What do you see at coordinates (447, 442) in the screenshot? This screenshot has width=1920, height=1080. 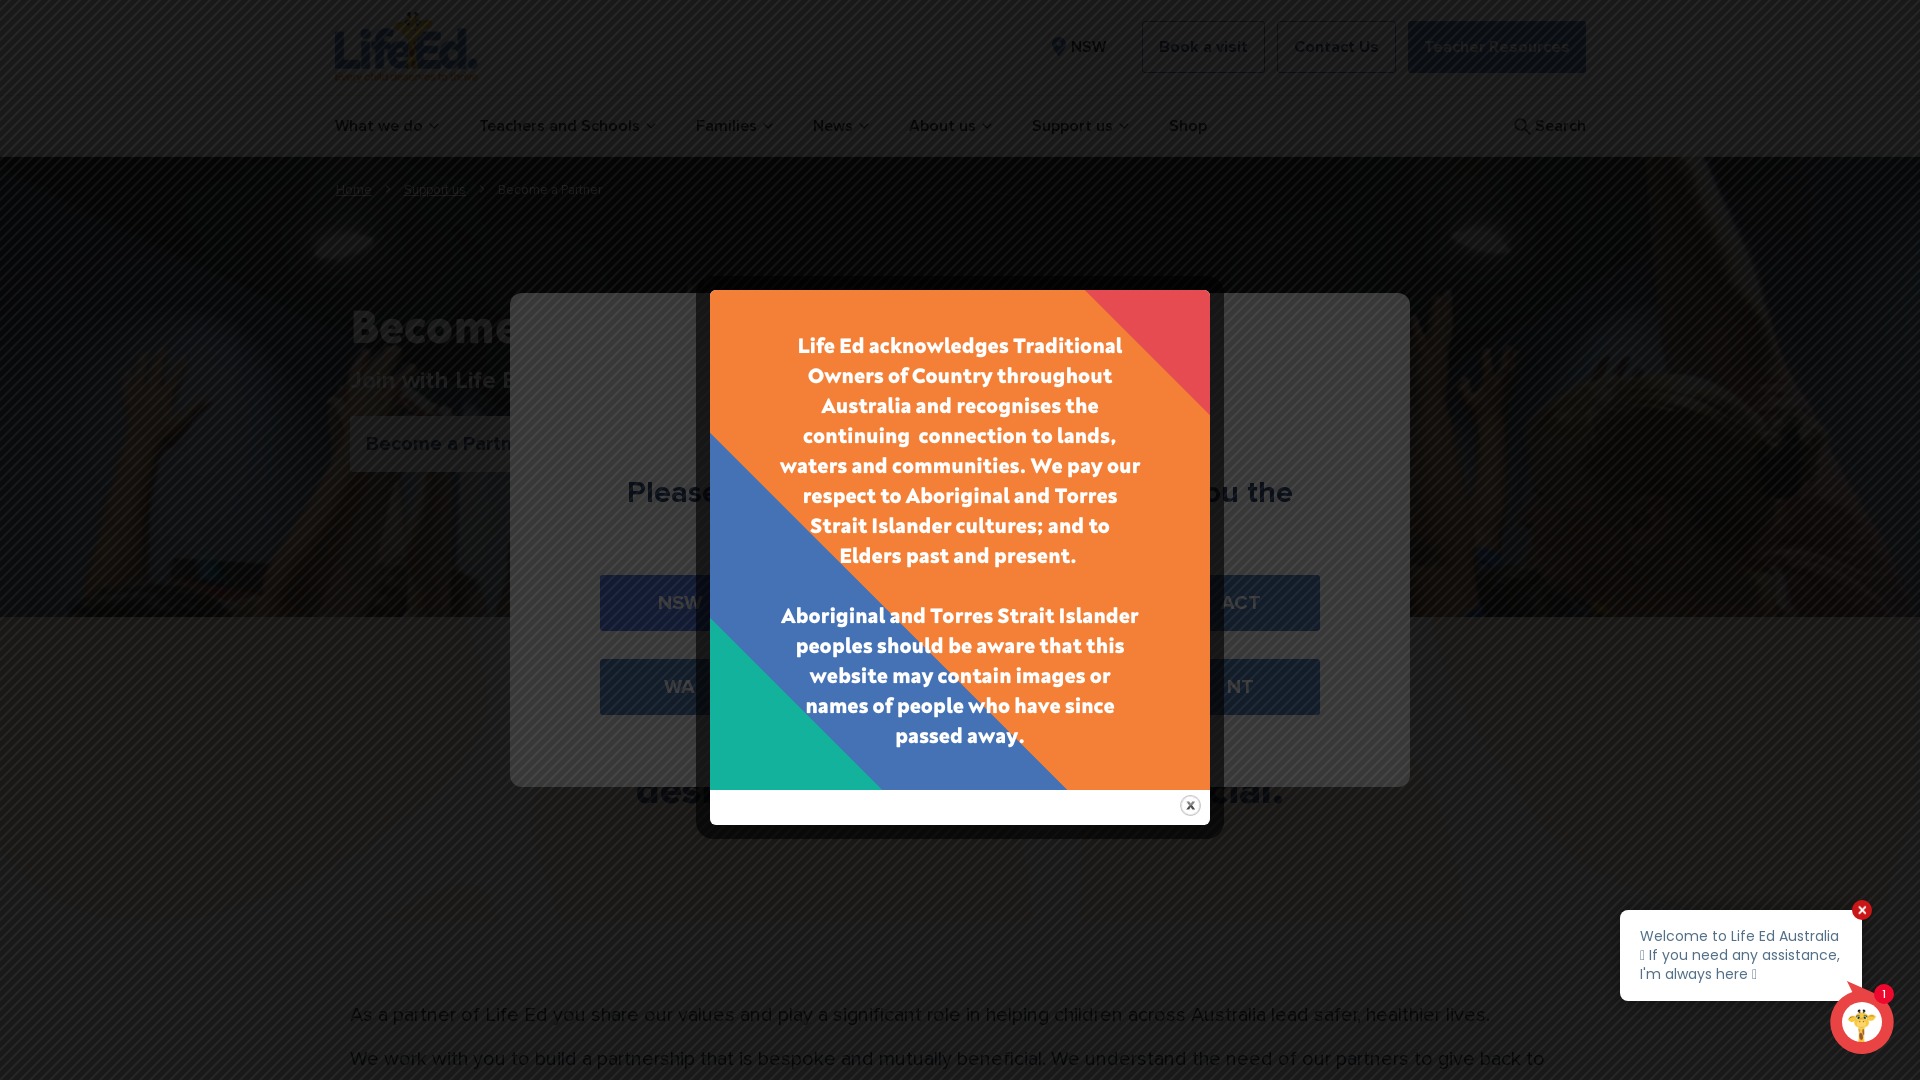 I see `'Become a Partner'` at bounding box center [447, 442].